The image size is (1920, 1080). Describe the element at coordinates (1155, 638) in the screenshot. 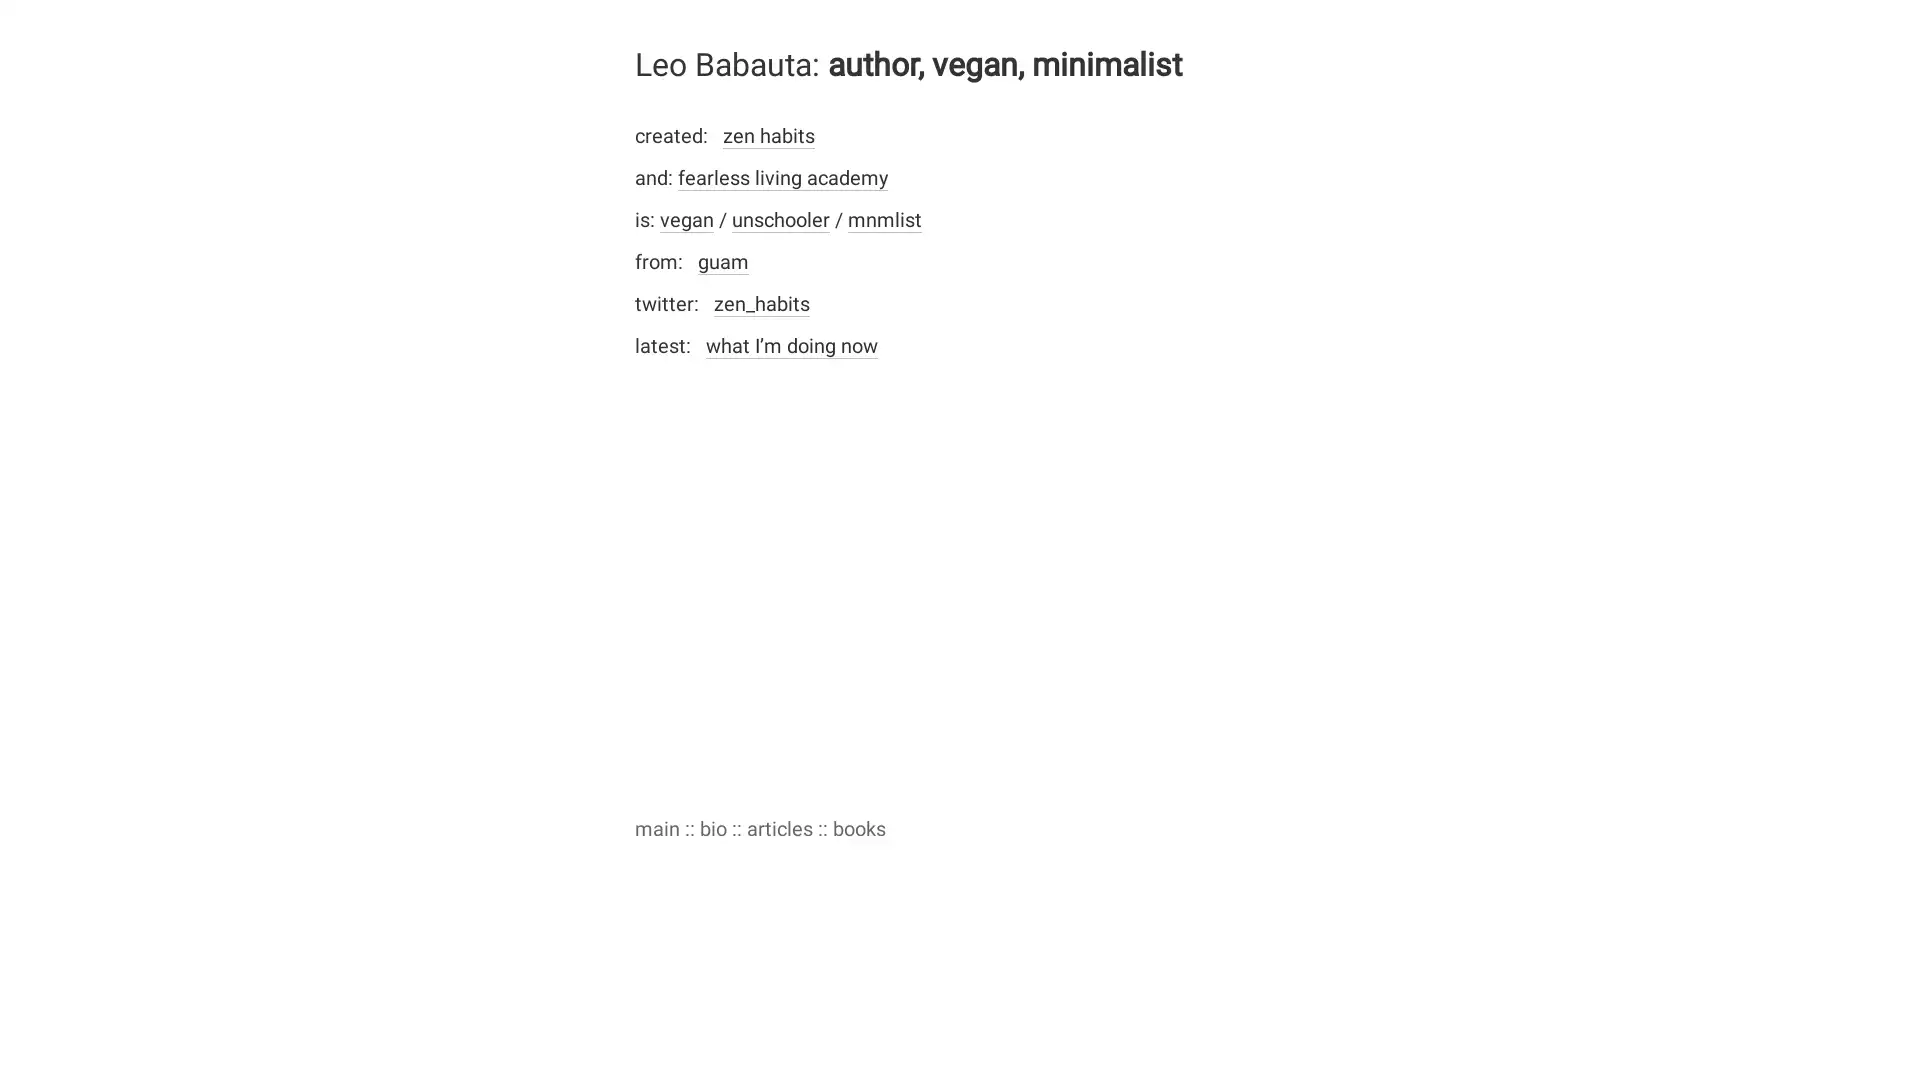

I see `Get Updates` at that location.